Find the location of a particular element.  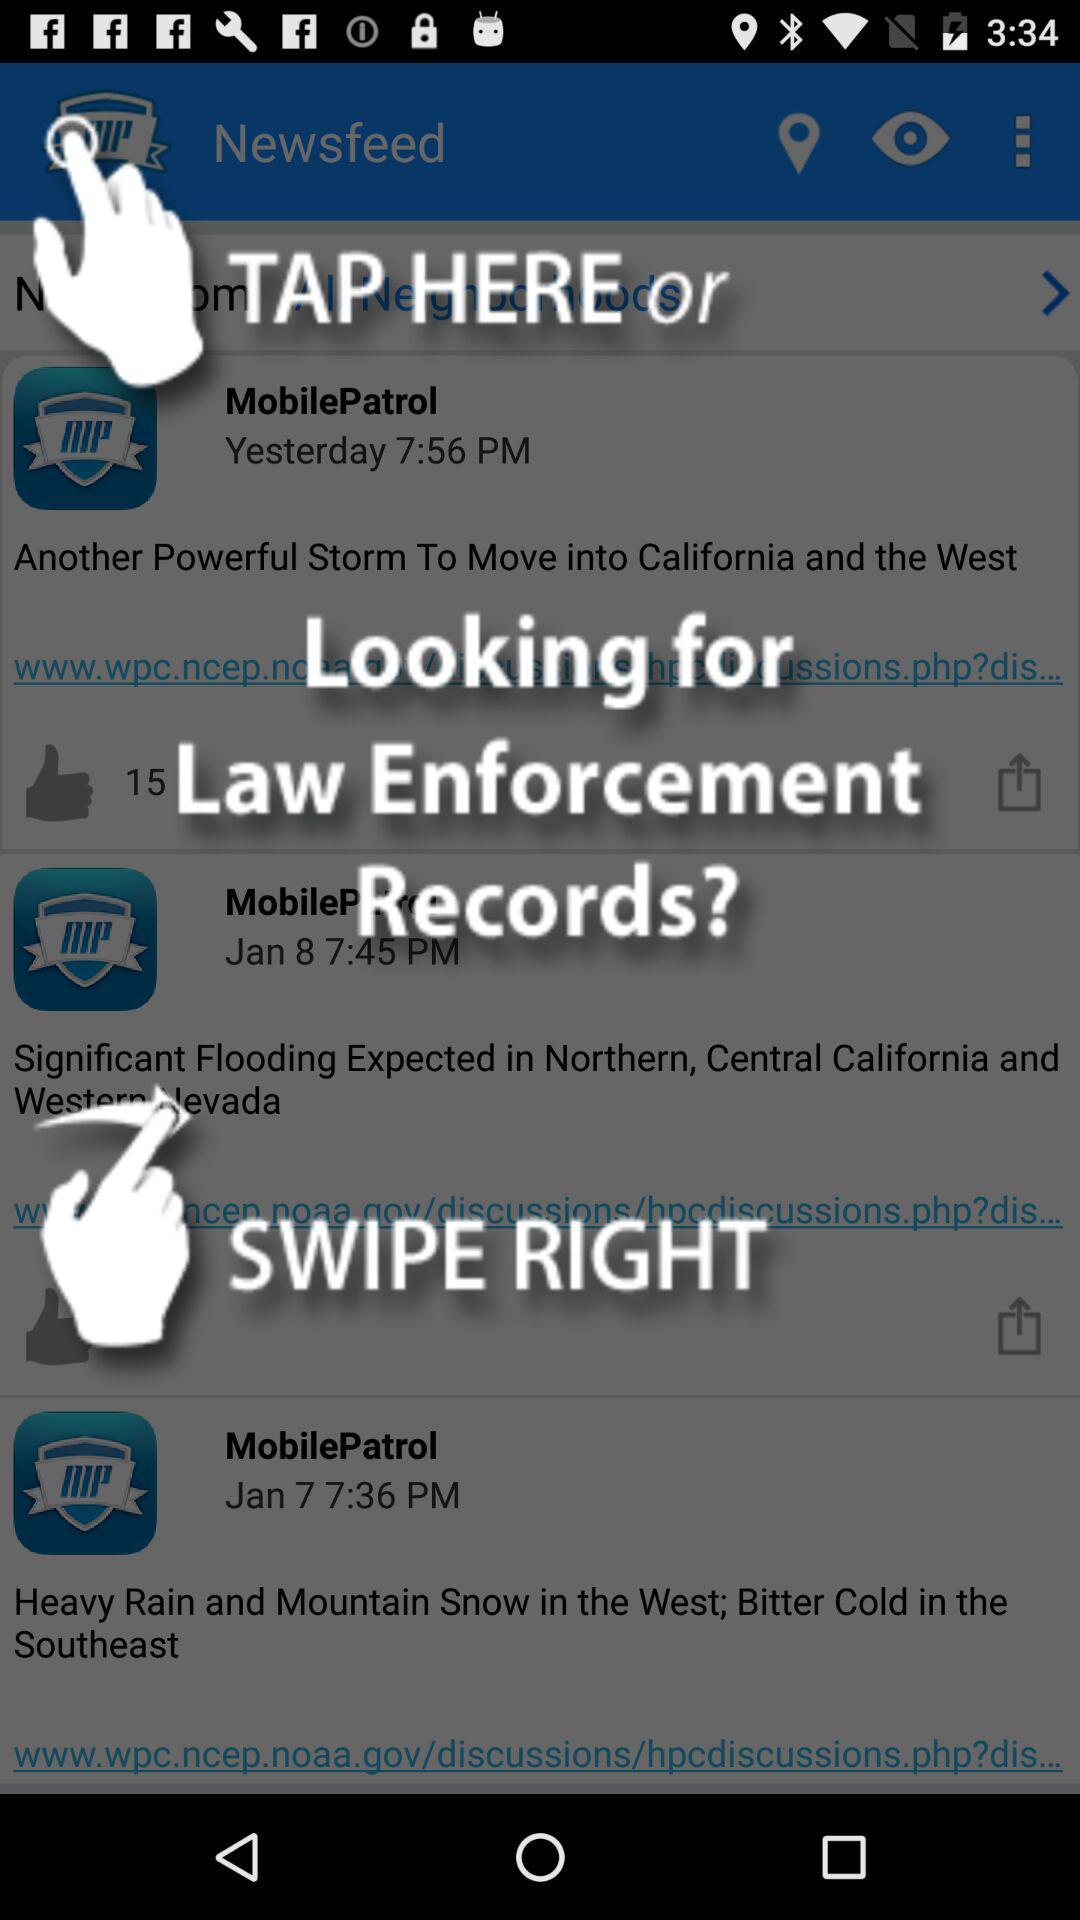

share the article is located at coordinates (1020, 1324).